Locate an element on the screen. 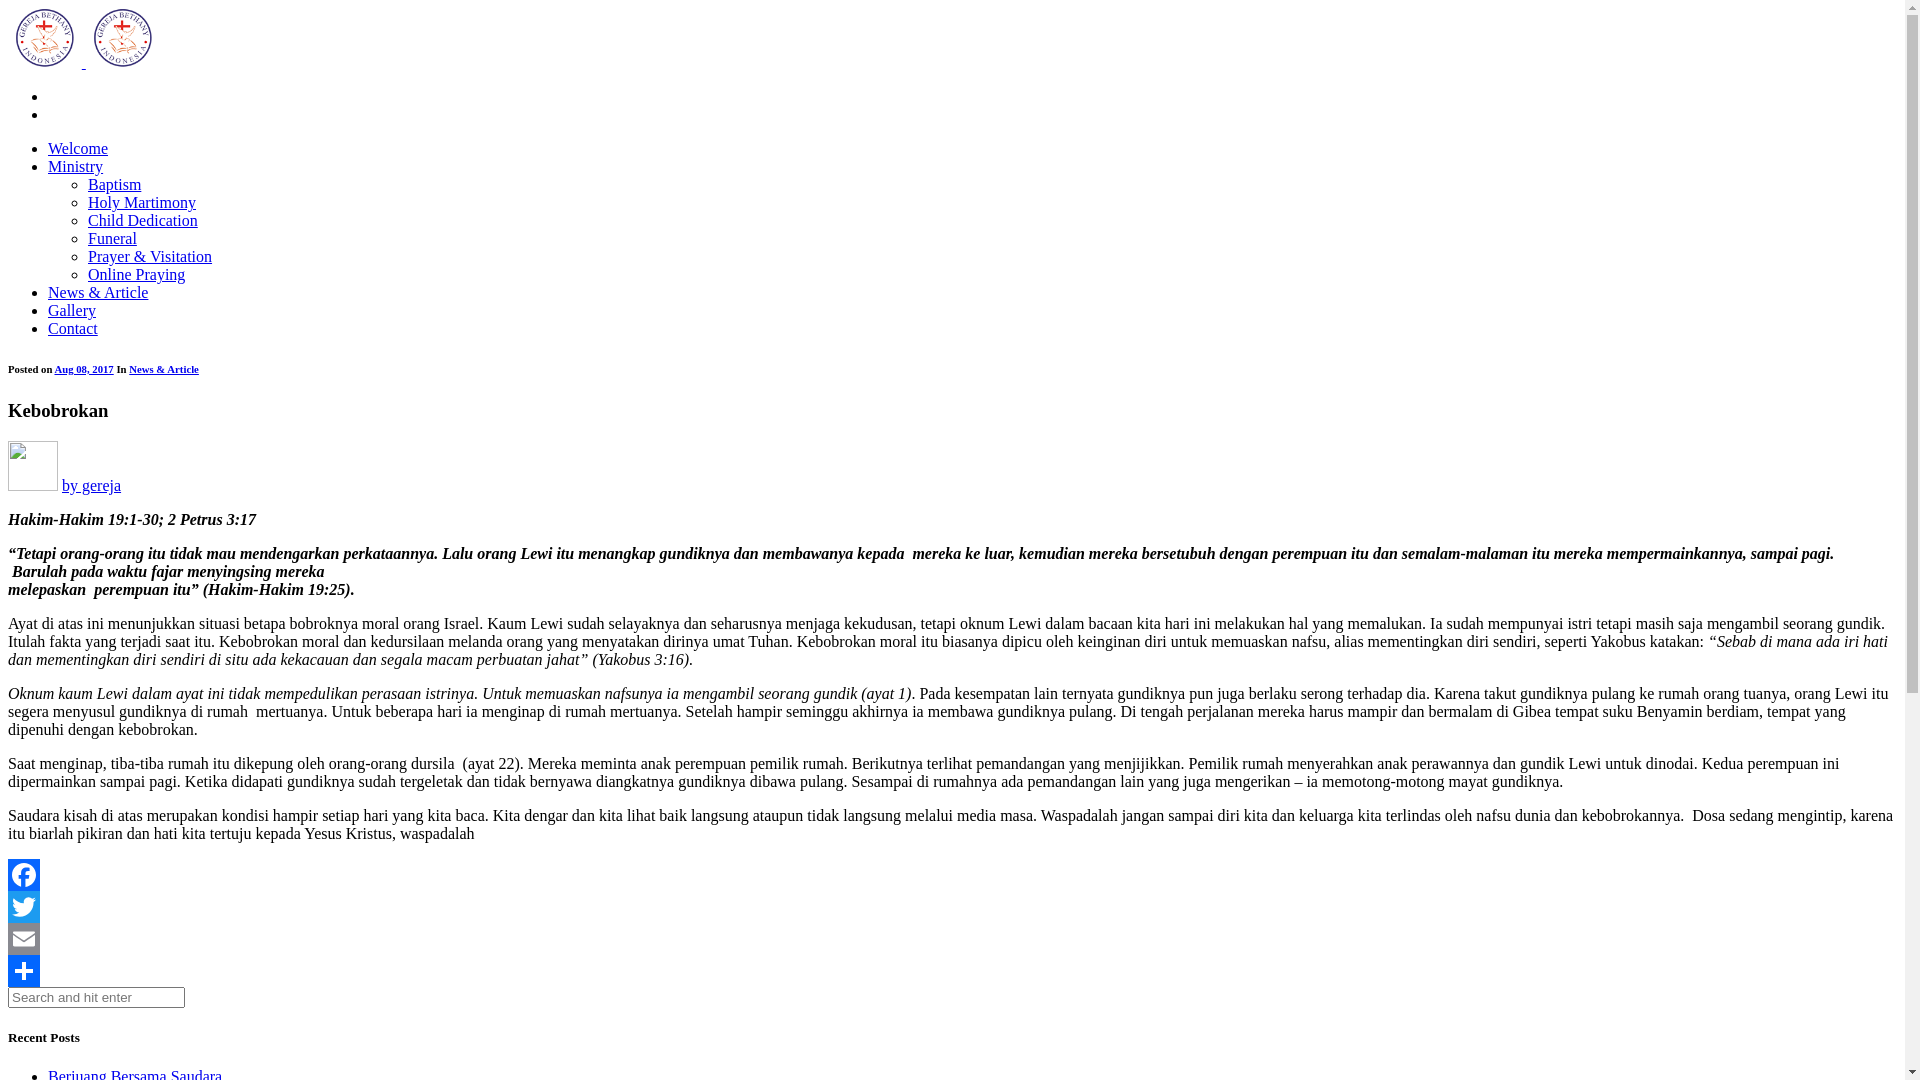  'Contact' is located at coordinates (48, 327).